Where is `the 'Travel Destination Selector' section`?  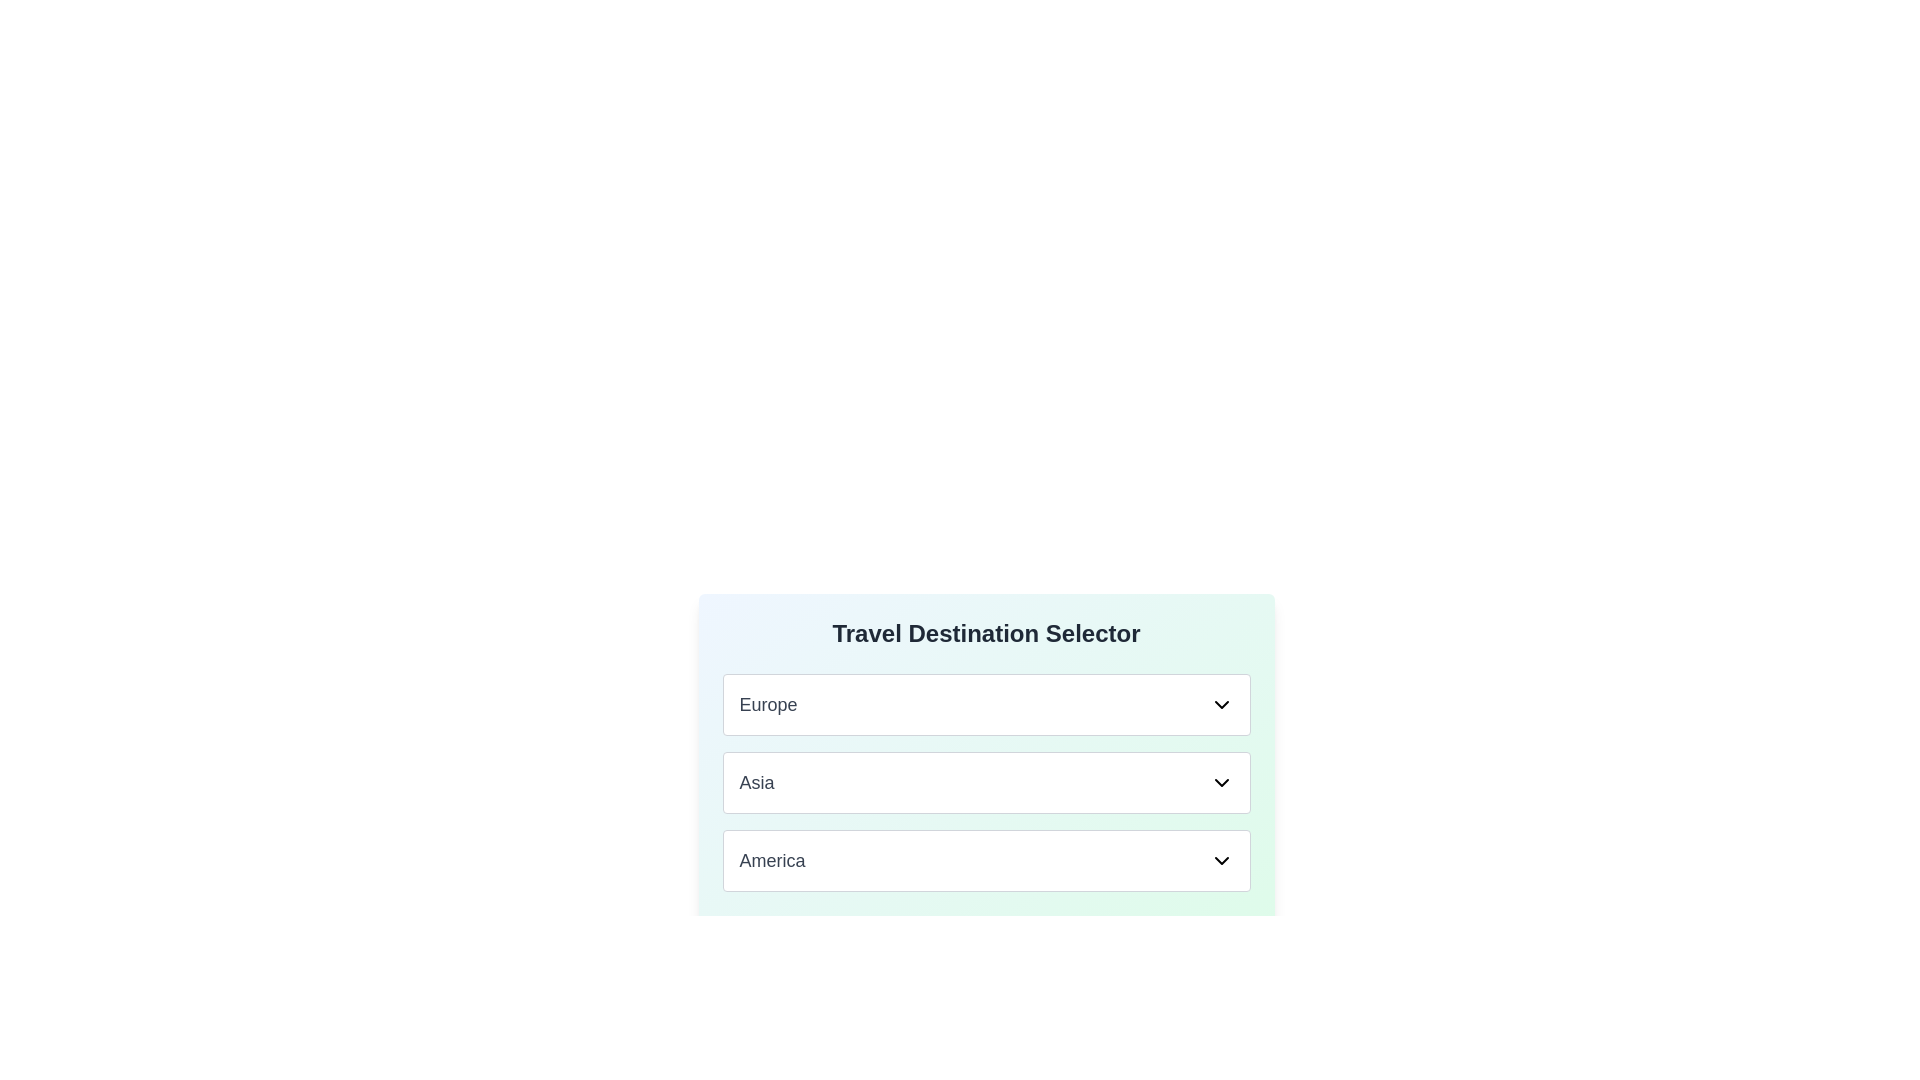 the 'Travel Destination Selector' section is located at coordinates (986, 812).